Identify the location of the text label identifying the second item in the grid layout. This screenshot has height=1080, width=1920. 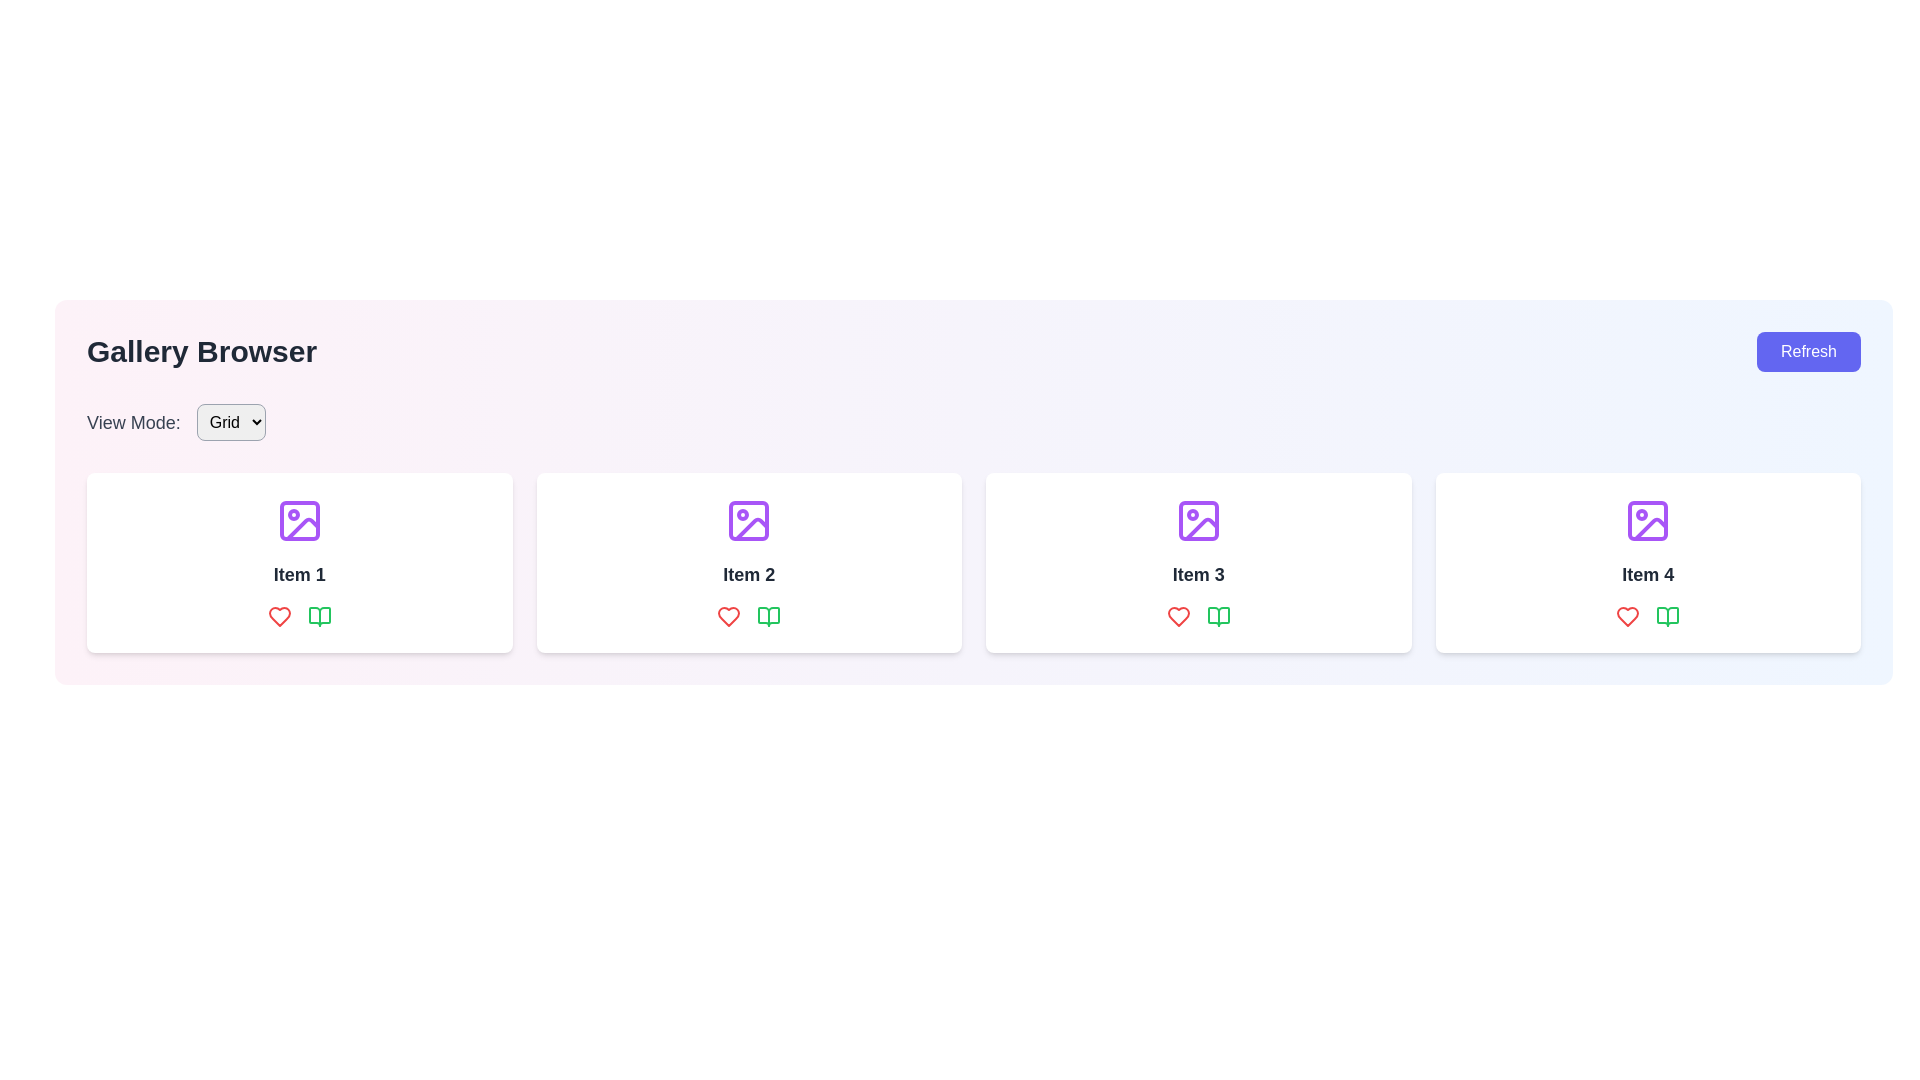
(748, 574).